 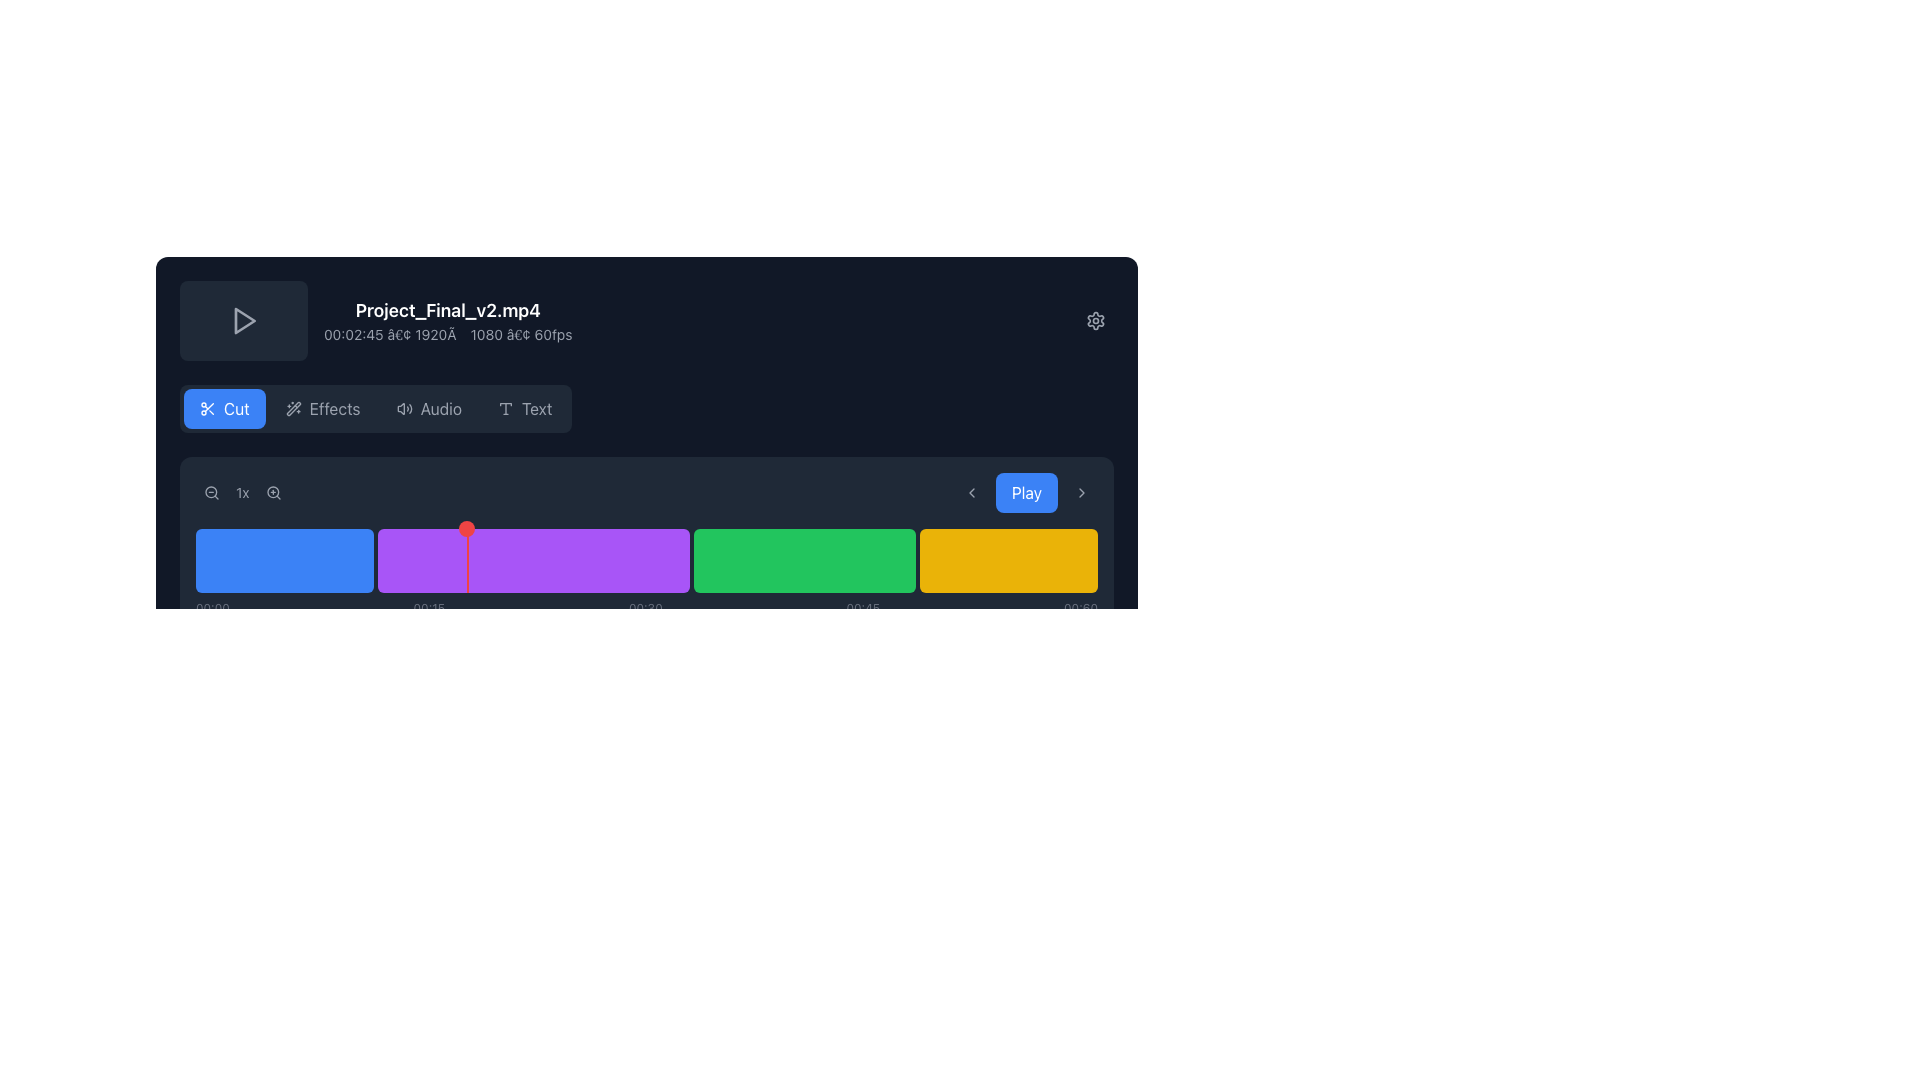 I want to click on the purple segment block in the timeline, so click(x=533, y=560).